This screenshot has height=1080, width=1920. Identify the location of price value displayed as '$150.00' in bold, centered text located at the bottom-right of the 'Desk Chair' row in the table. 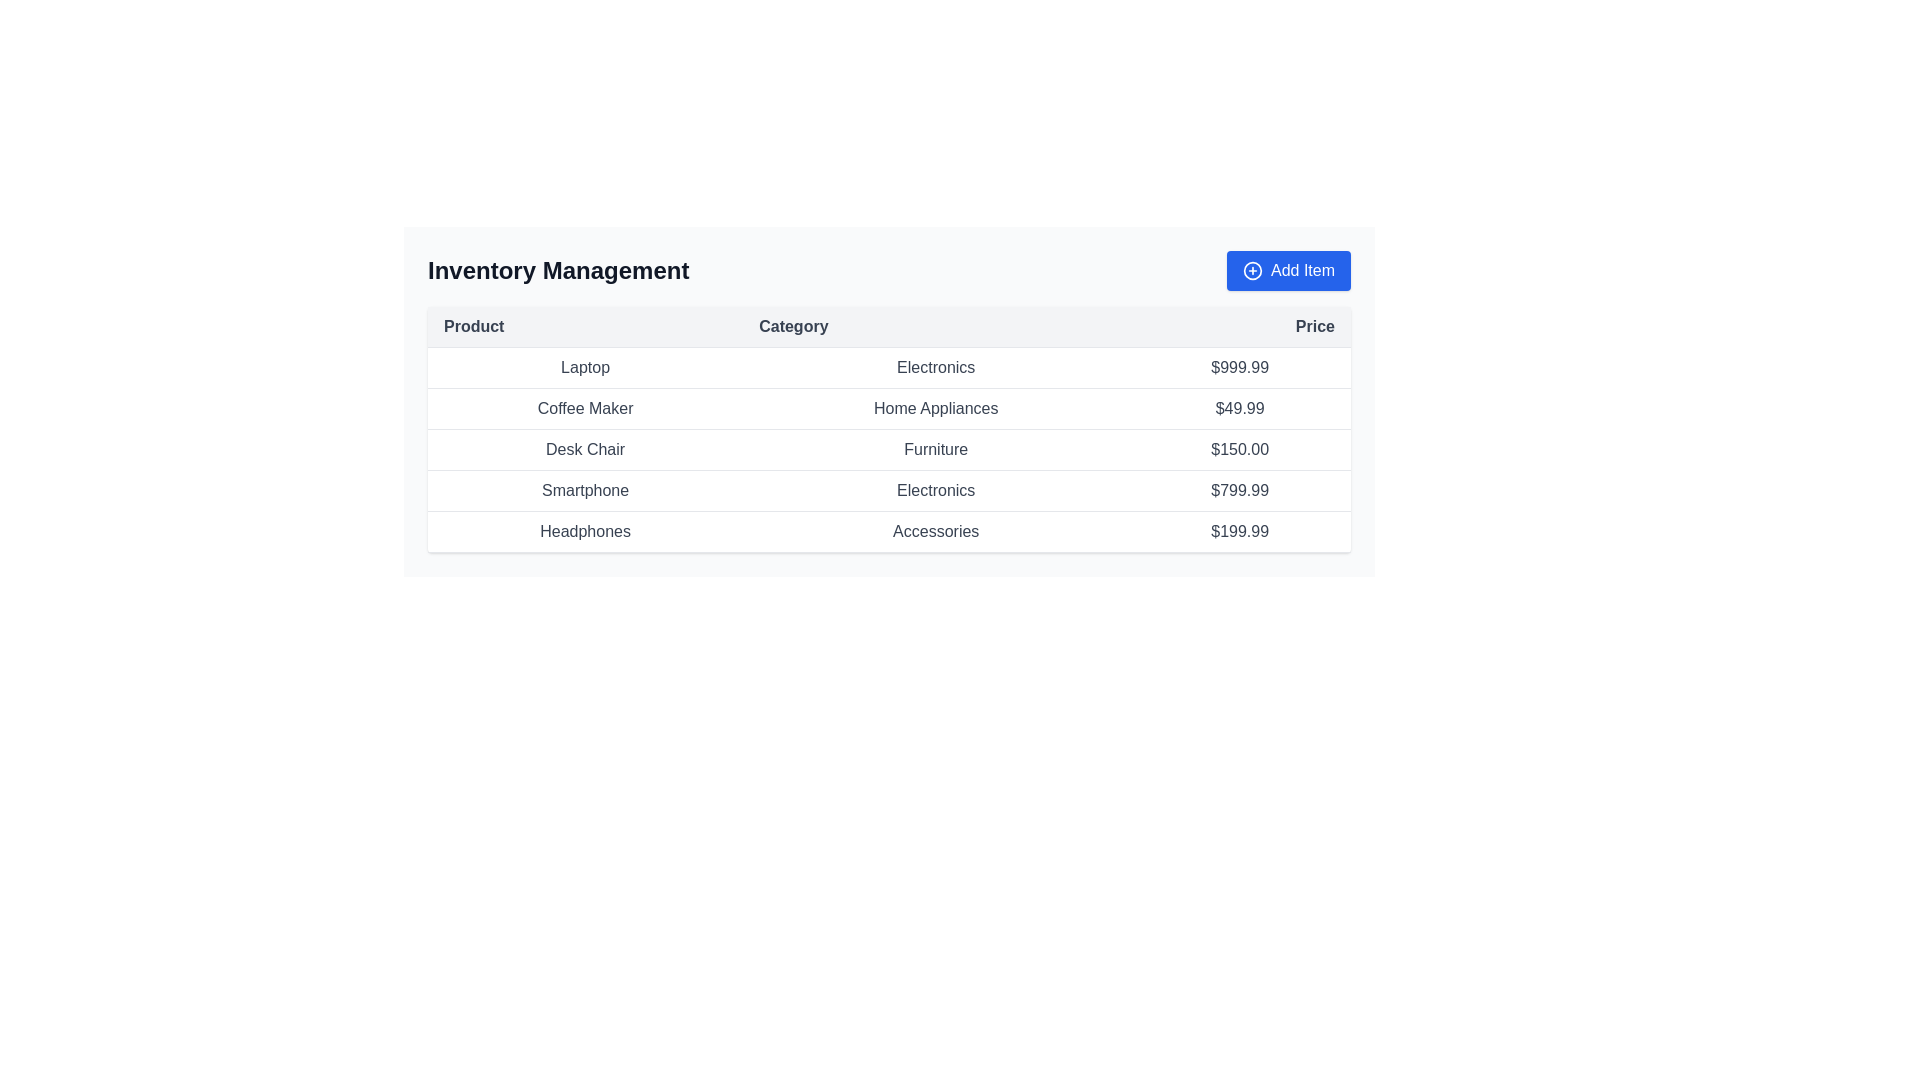
(1239, 450).